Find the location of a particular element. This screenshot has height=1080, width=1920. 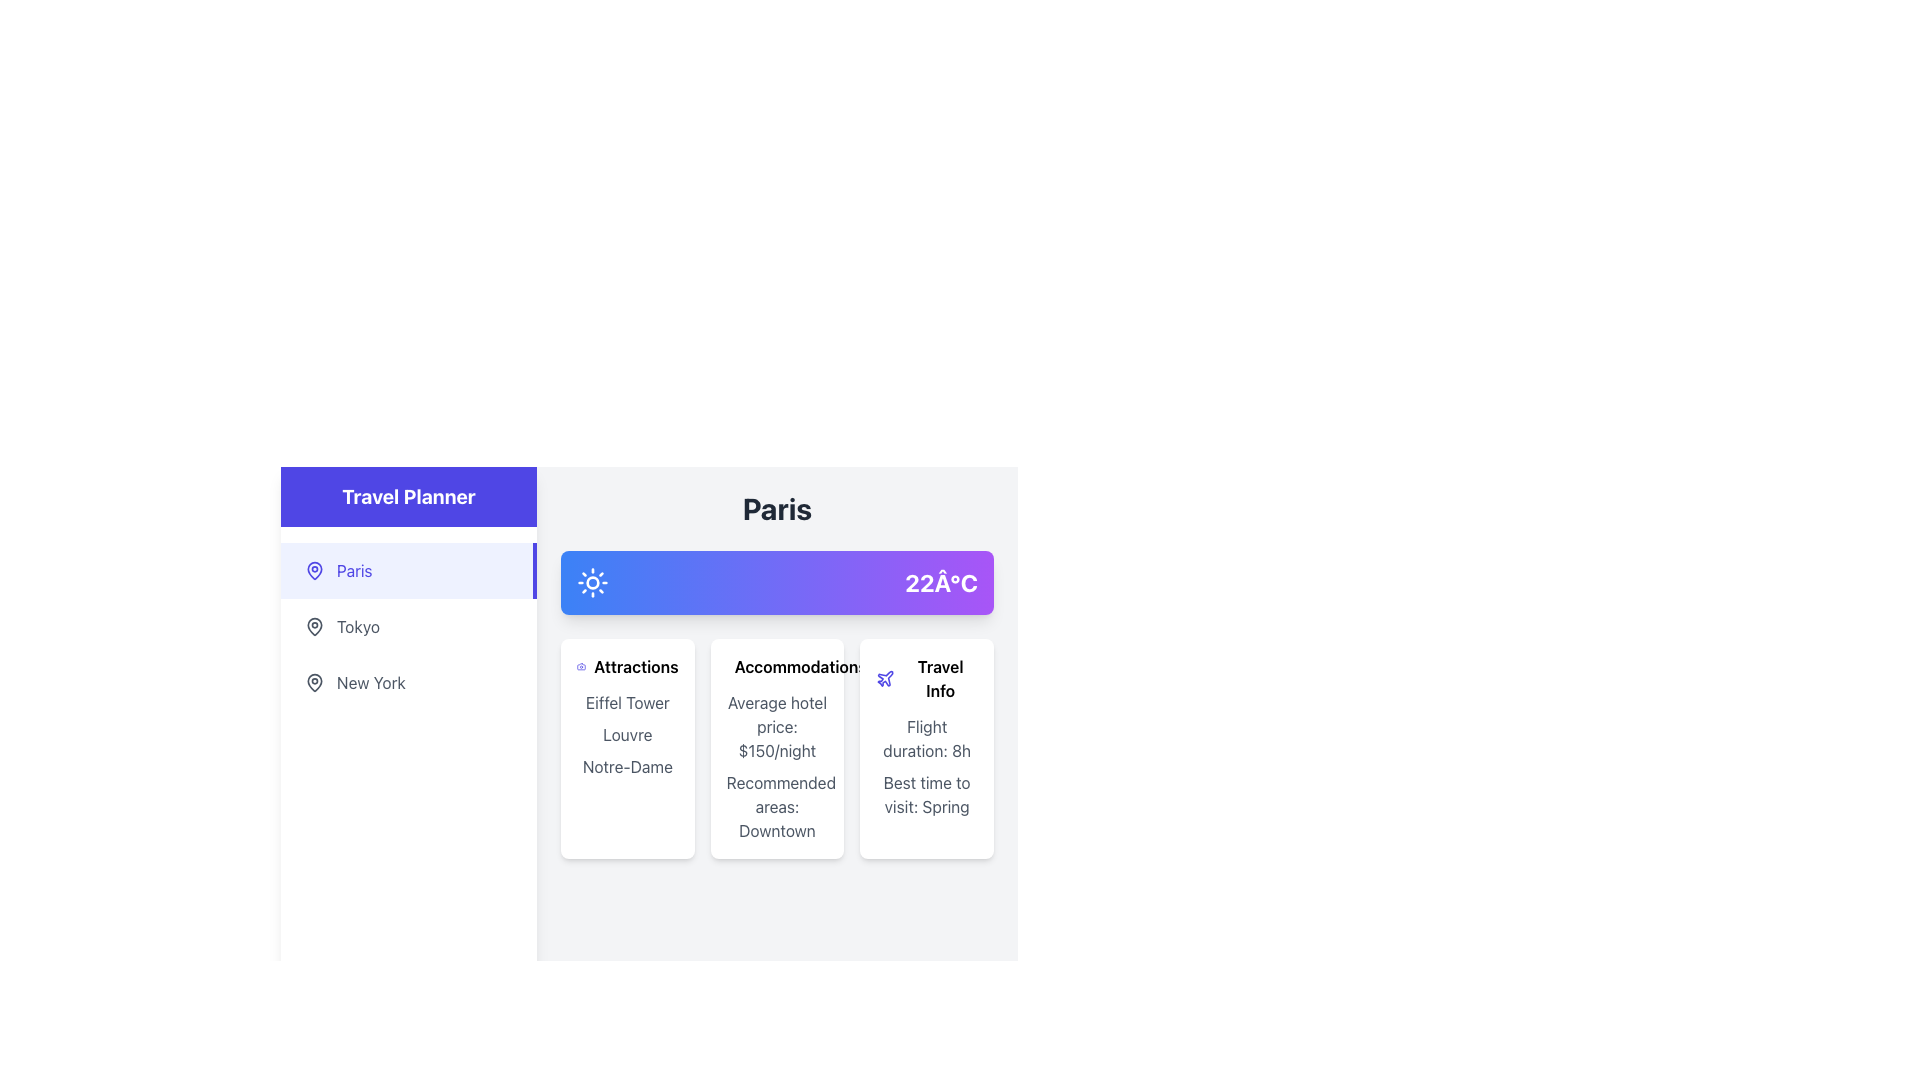

the List Item with Interactive Link labeled 'New York' located in the third position under the 'Travel Planner' section is located at coordinates (407, 681).